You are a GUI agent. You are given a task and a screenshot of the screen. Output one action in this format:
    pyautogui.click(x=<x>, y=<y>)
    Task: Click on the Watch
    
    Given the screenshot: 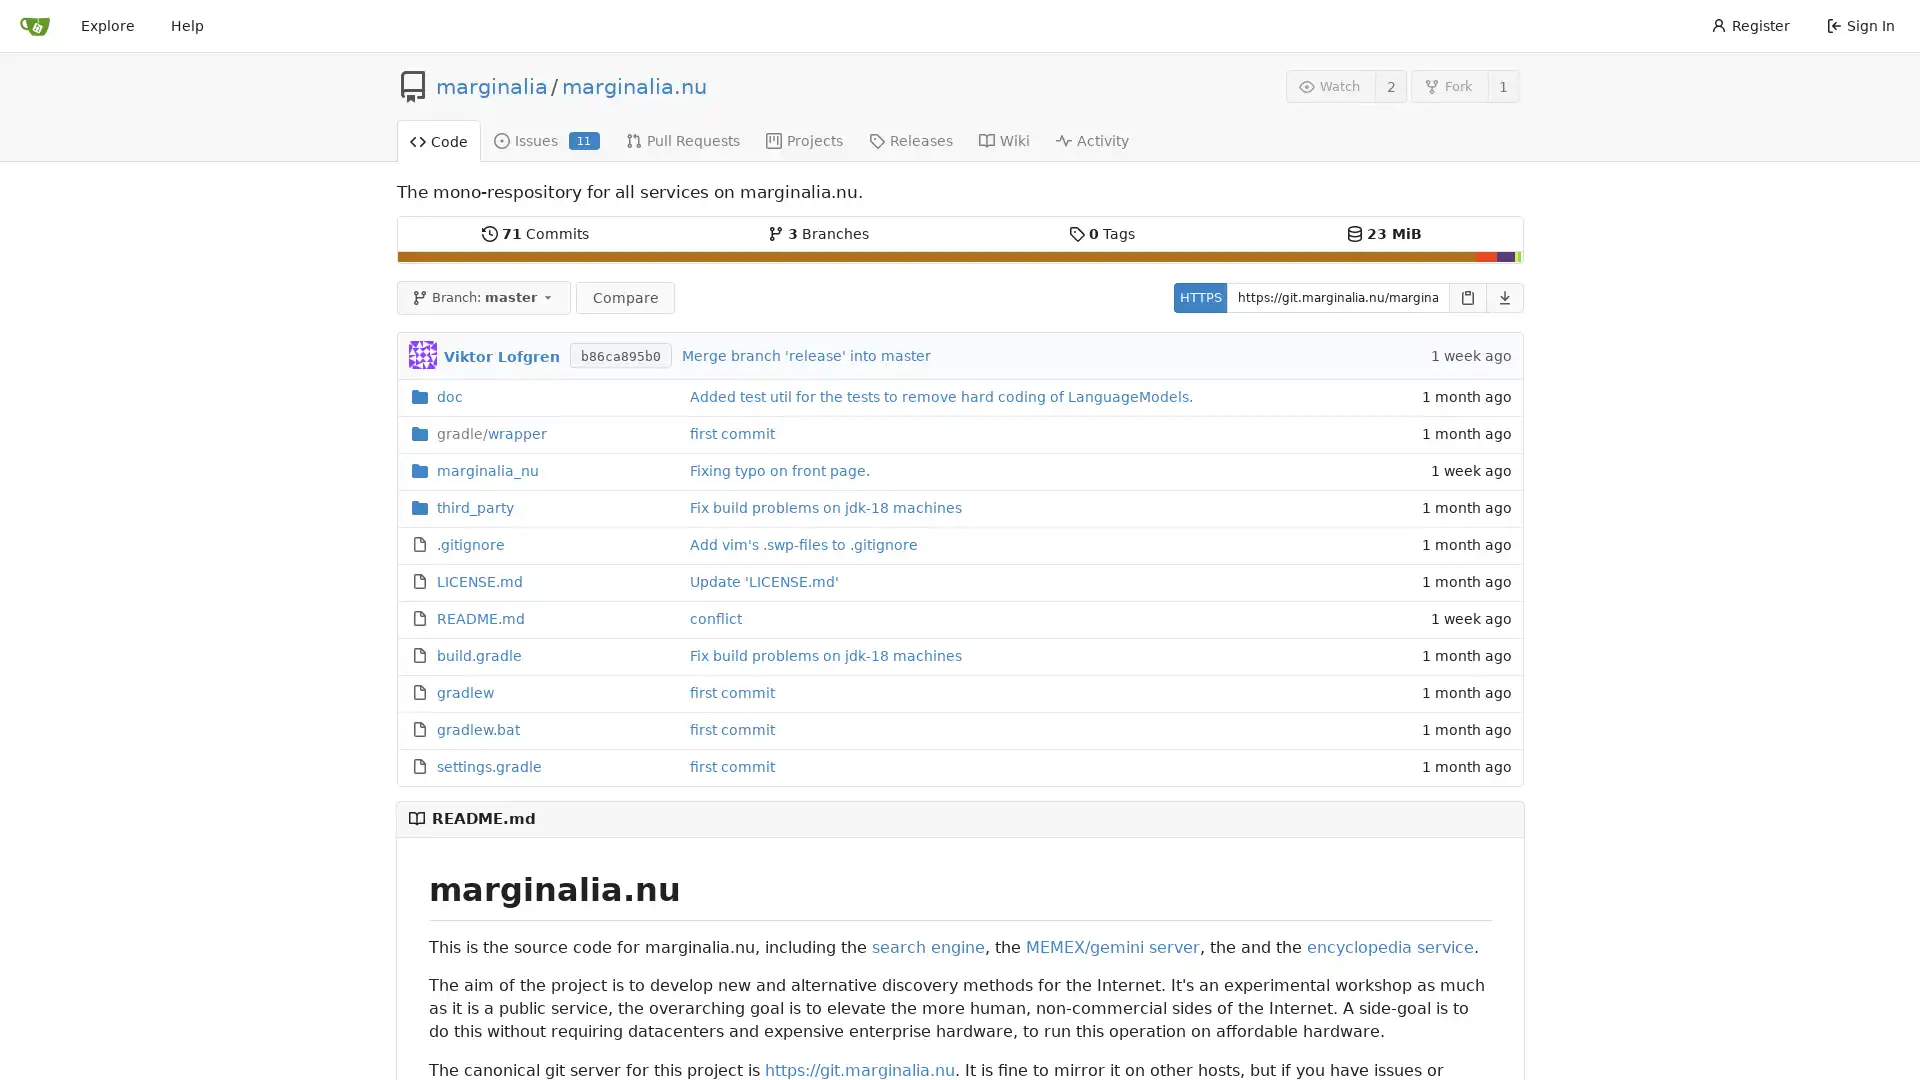 What is the action you would take?
    pyautogui.click(x=1329, y=85)
    